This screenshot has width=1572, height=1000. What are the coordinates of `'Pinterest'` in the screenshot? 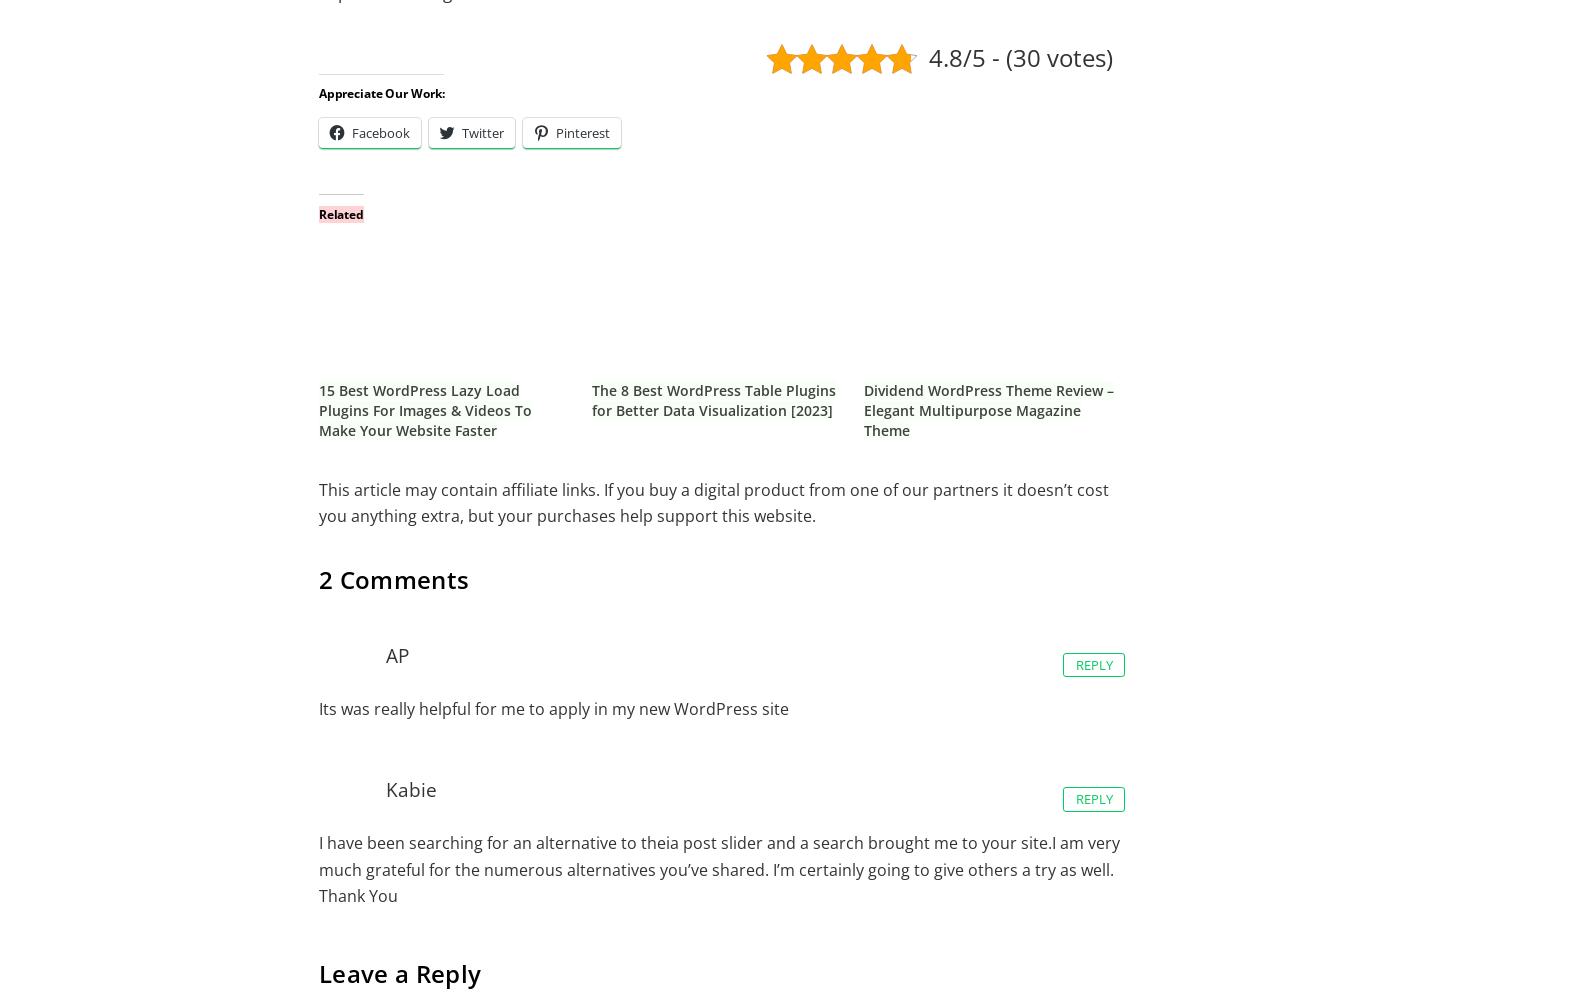 It's located at (554, 133).